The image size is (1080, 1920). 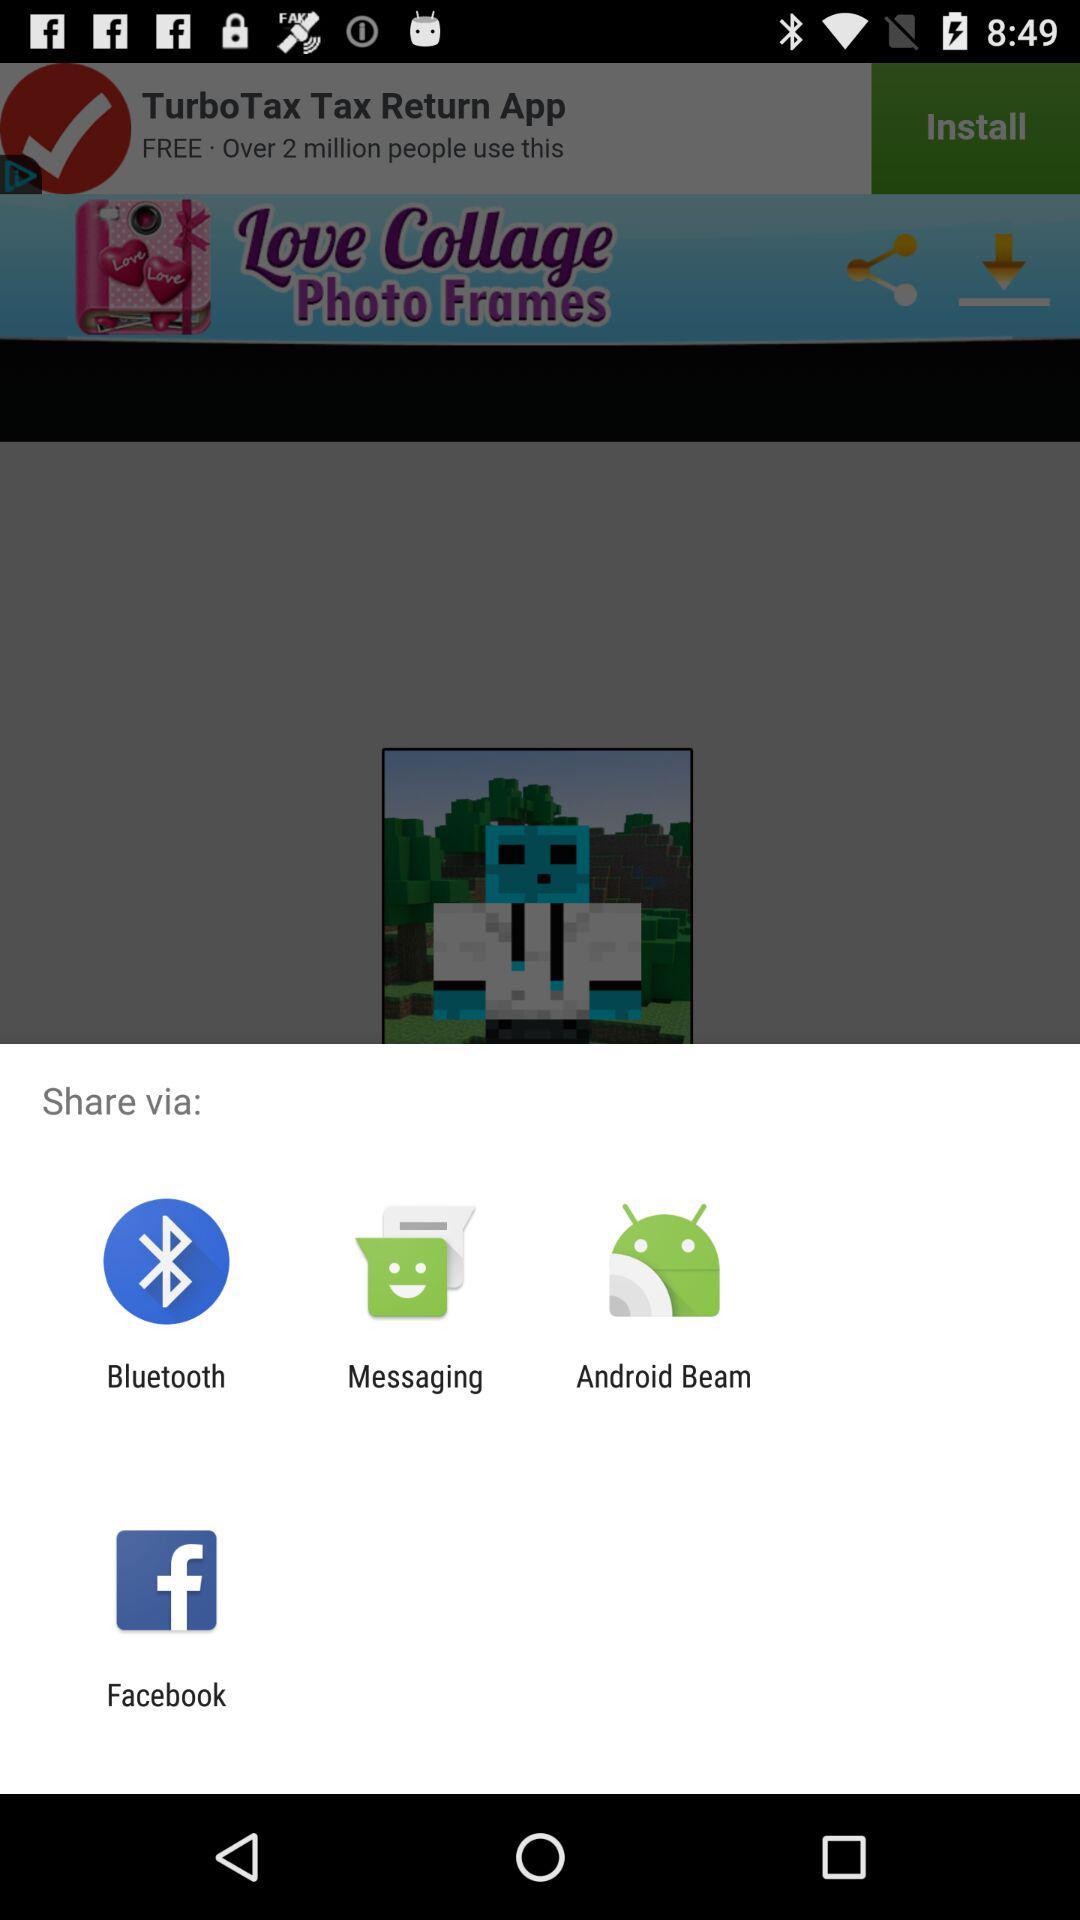 I want to click on the item next to bluetooth item, so click(x=414, y=1392).